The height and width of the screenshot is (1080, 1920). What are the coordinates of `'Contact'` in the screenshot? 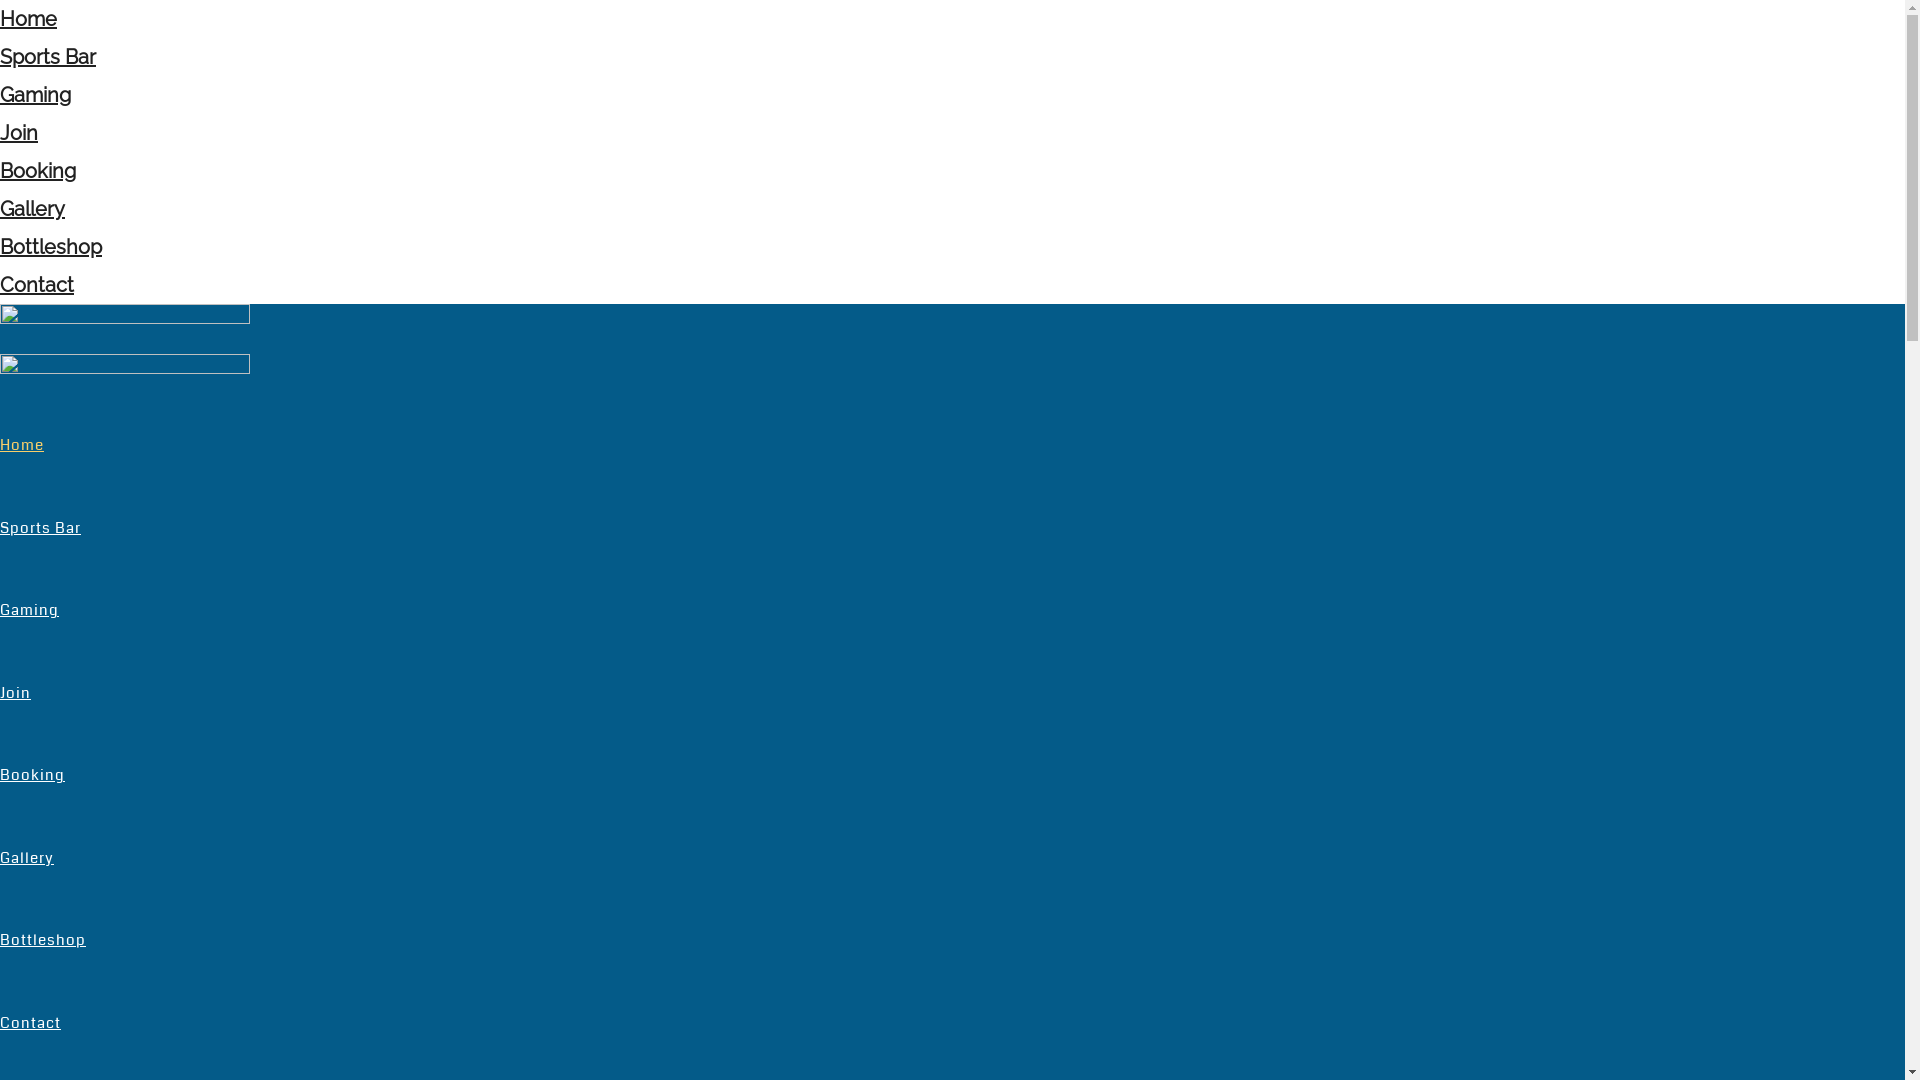 It's located at (30, 1022).